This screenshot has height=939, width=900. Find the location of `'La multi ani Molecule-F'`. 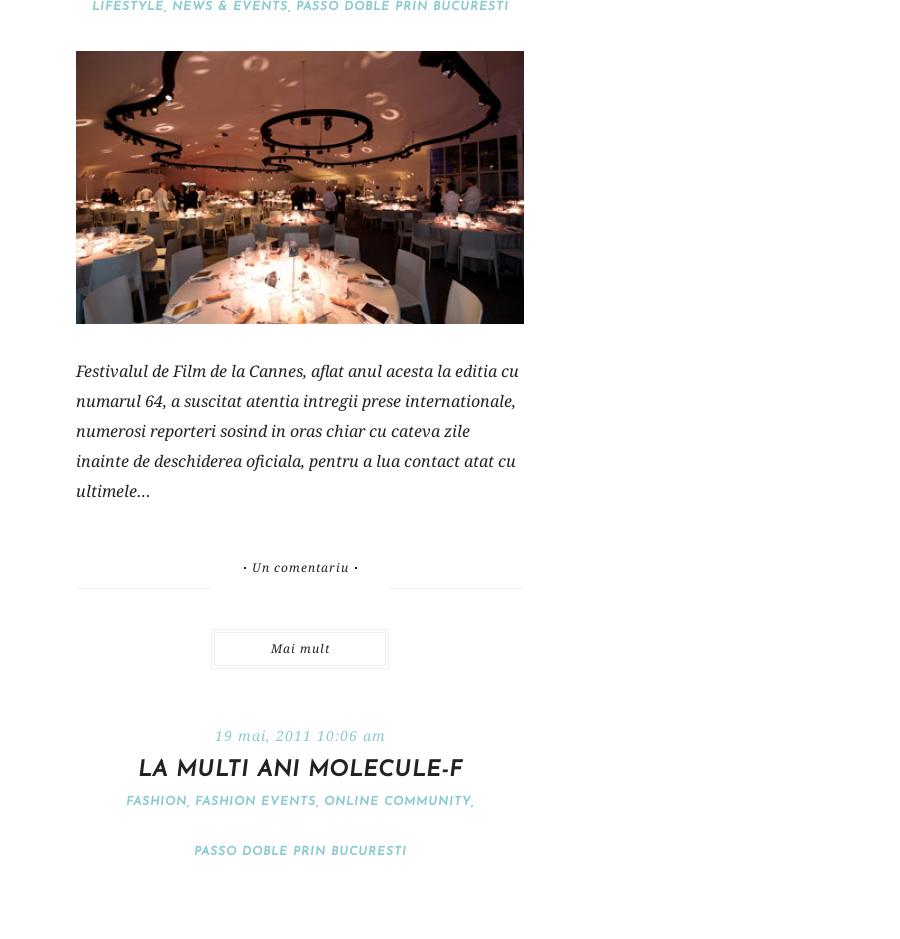

'La multi ani Molecule-F' is located at coordinates (298, 769).